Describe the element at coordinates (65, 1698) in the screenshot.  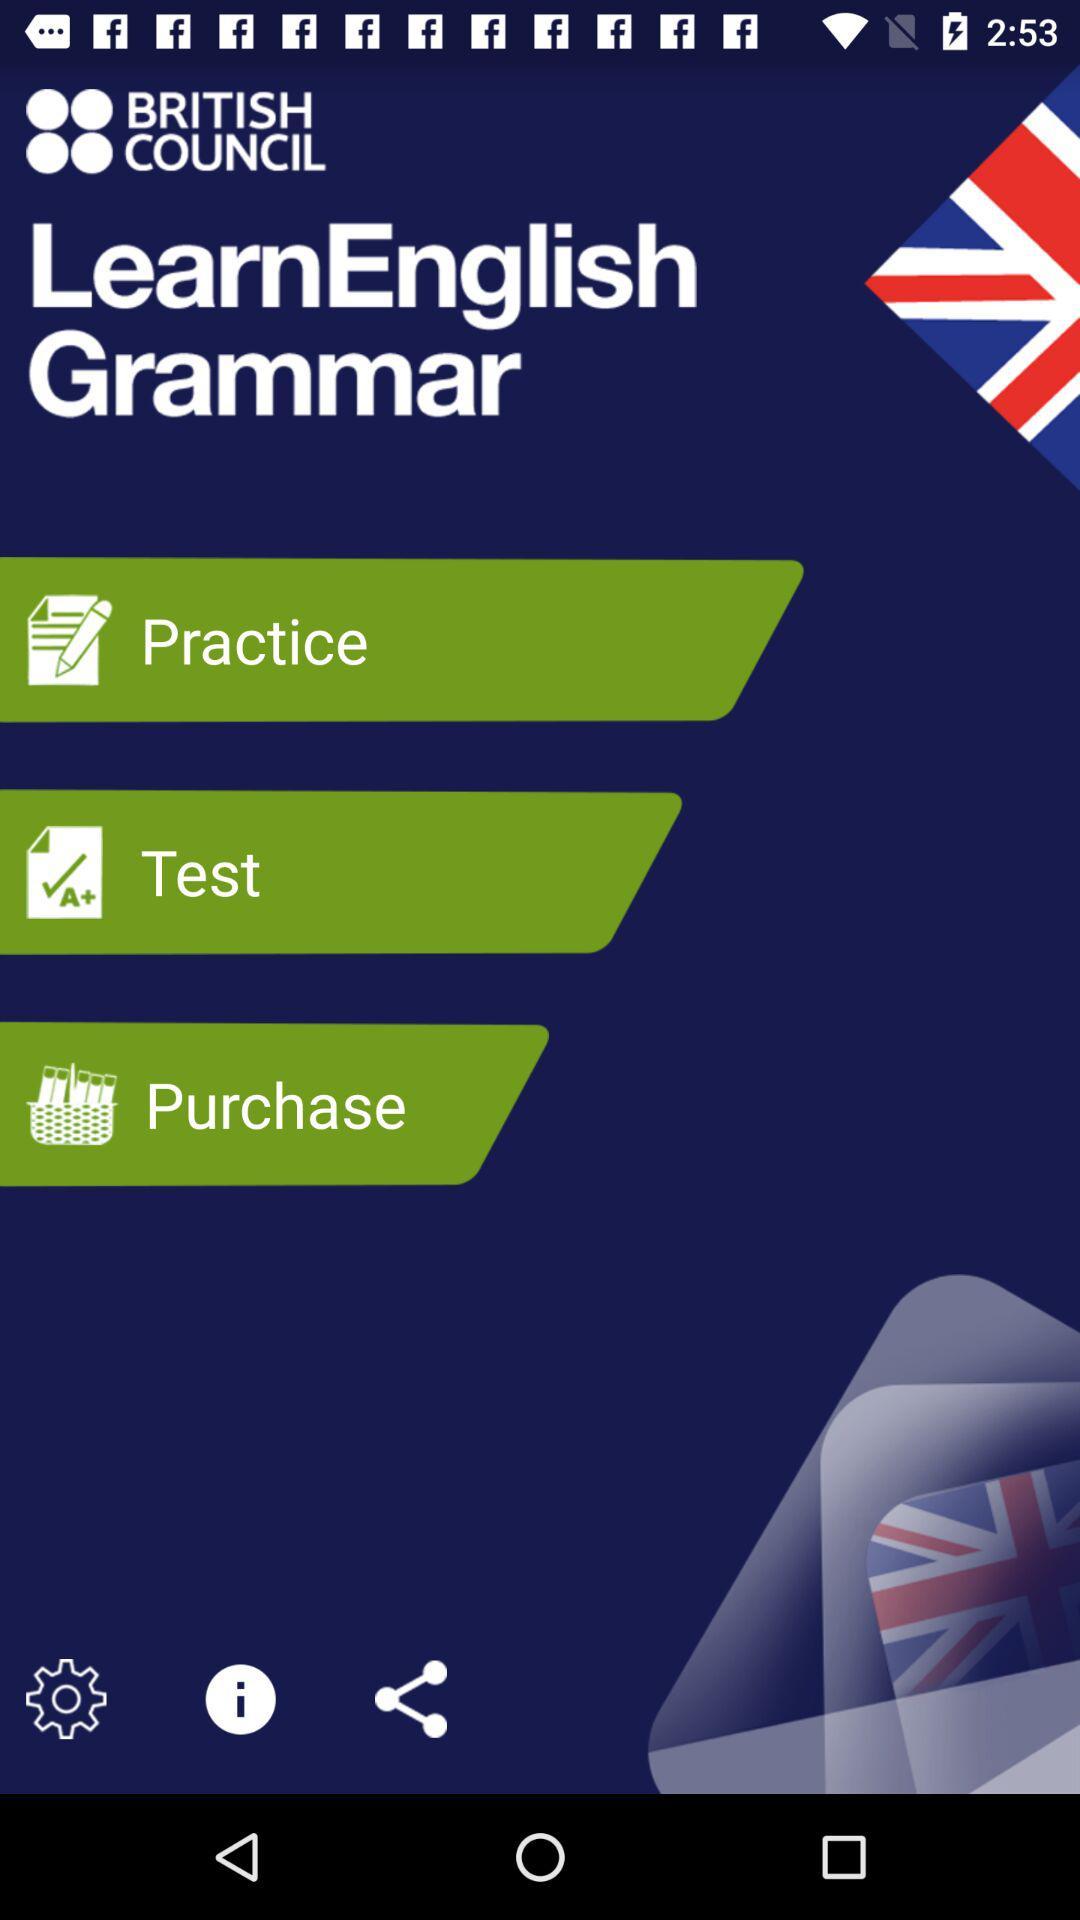
I see `the settings icon` at that location.